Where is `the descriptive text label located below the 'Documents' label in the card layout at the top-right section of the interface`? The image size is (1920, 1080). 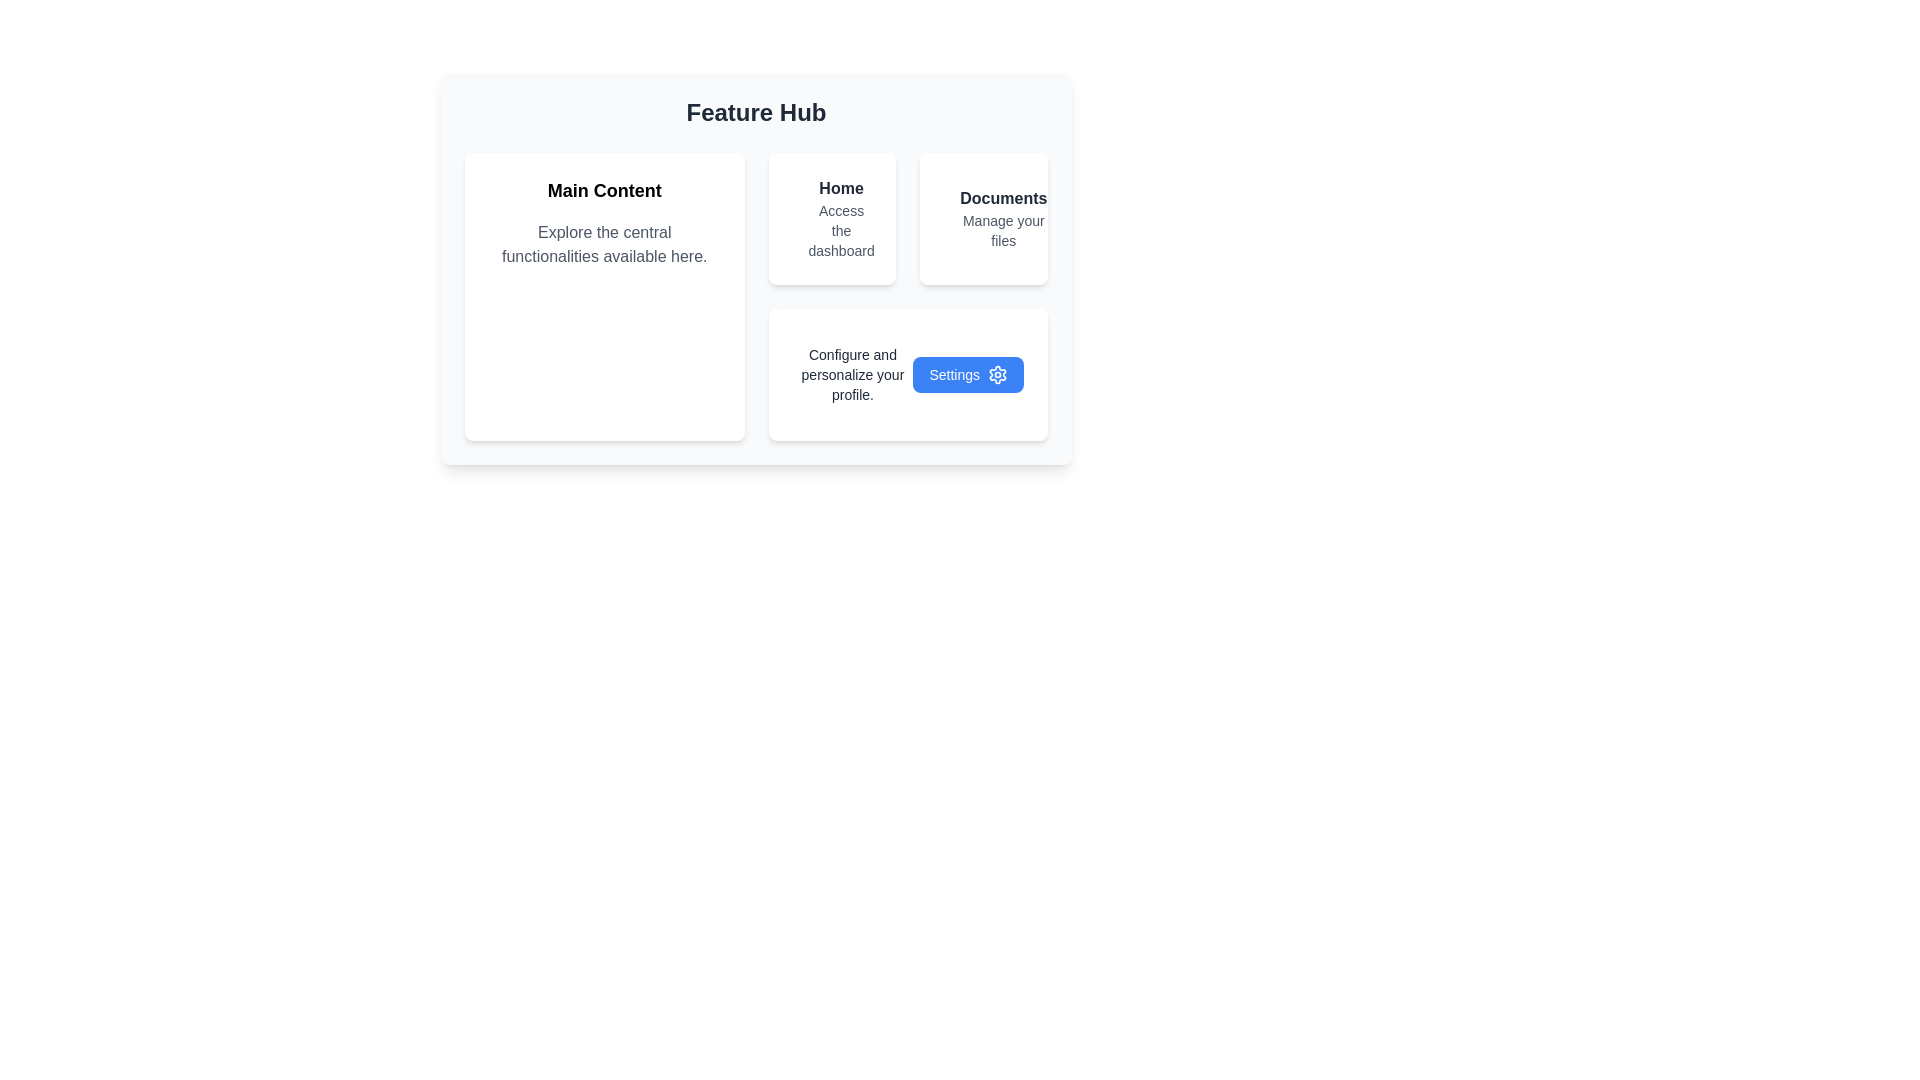
the descriptive text label located below the 'Documents' label in the card layout at the top-right section of the interface is located at coordinates (1003, 230).